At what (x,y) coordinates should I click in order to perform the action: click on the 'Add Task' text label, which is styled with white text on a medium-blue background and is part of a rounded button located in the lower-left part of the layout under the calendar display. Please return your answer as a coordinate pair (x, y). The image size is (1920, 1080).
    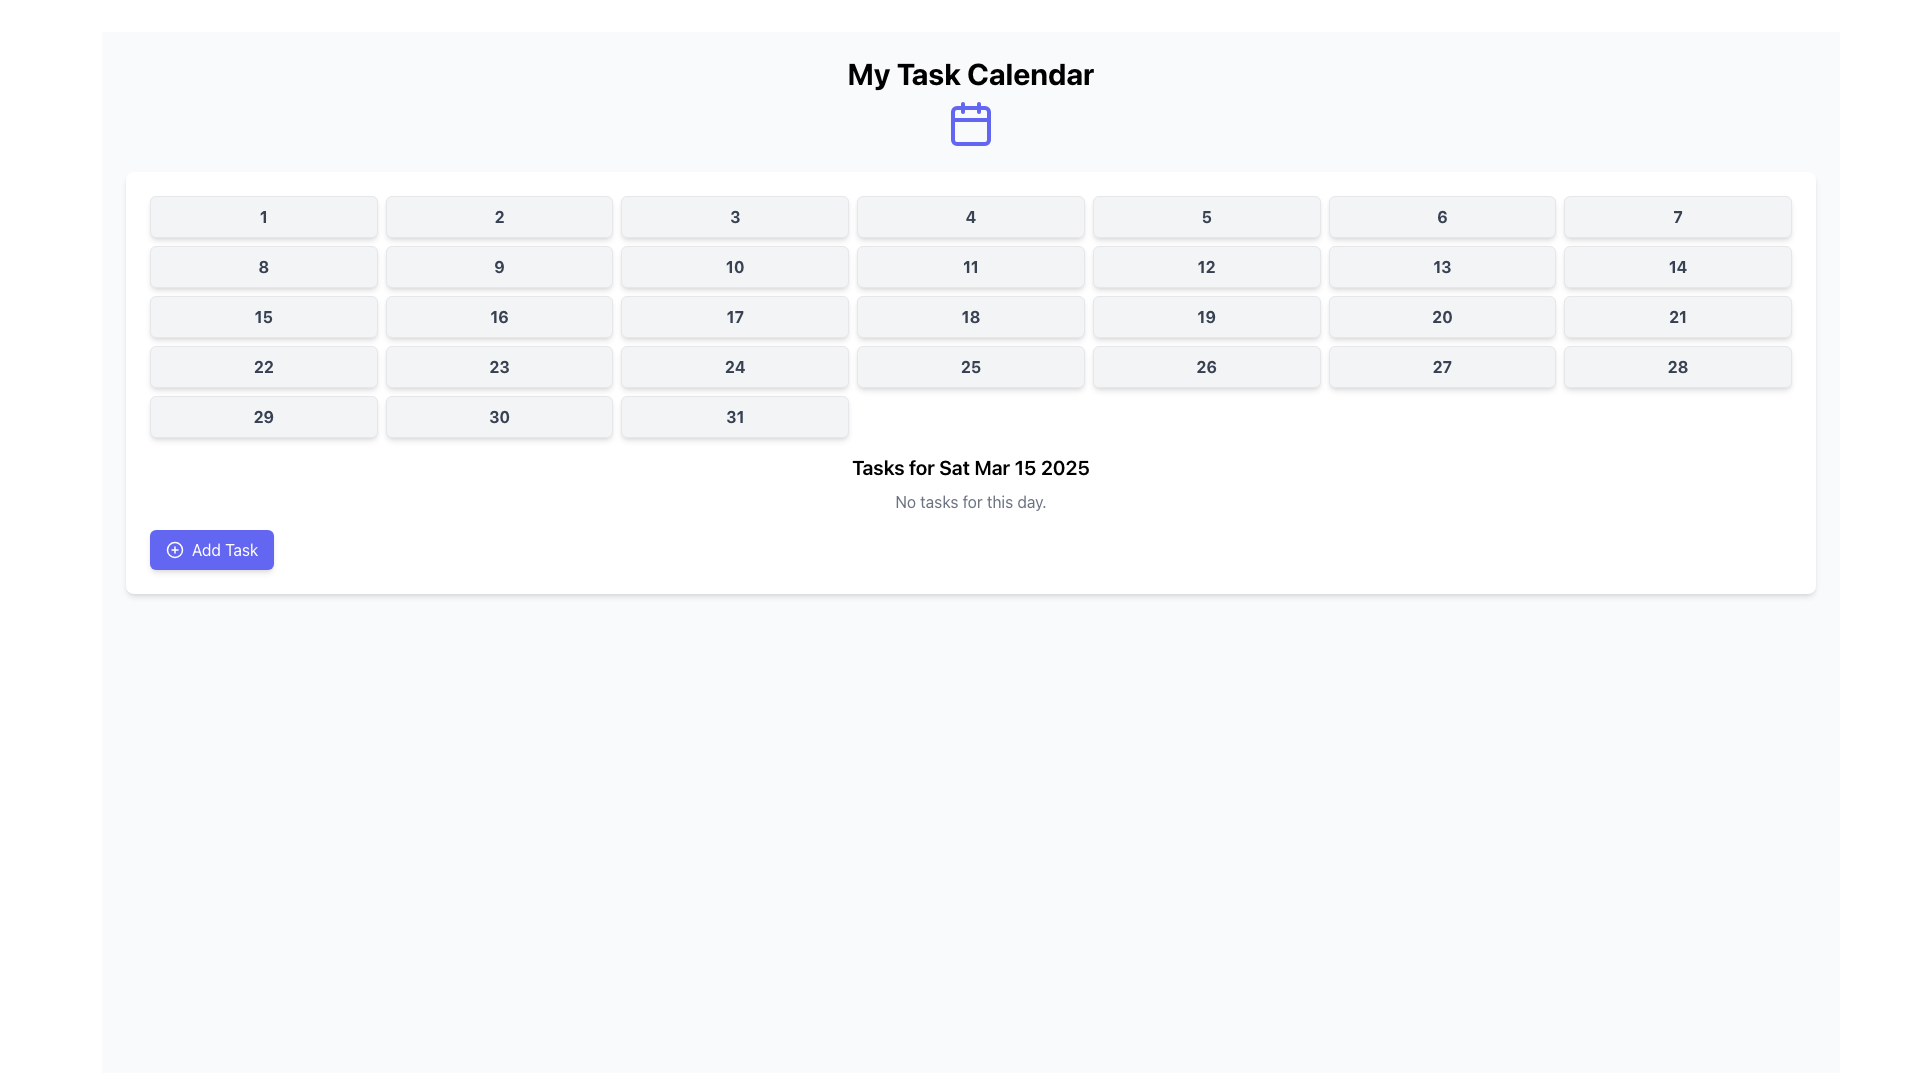
    Looking at the image, I should click on (225, 550).